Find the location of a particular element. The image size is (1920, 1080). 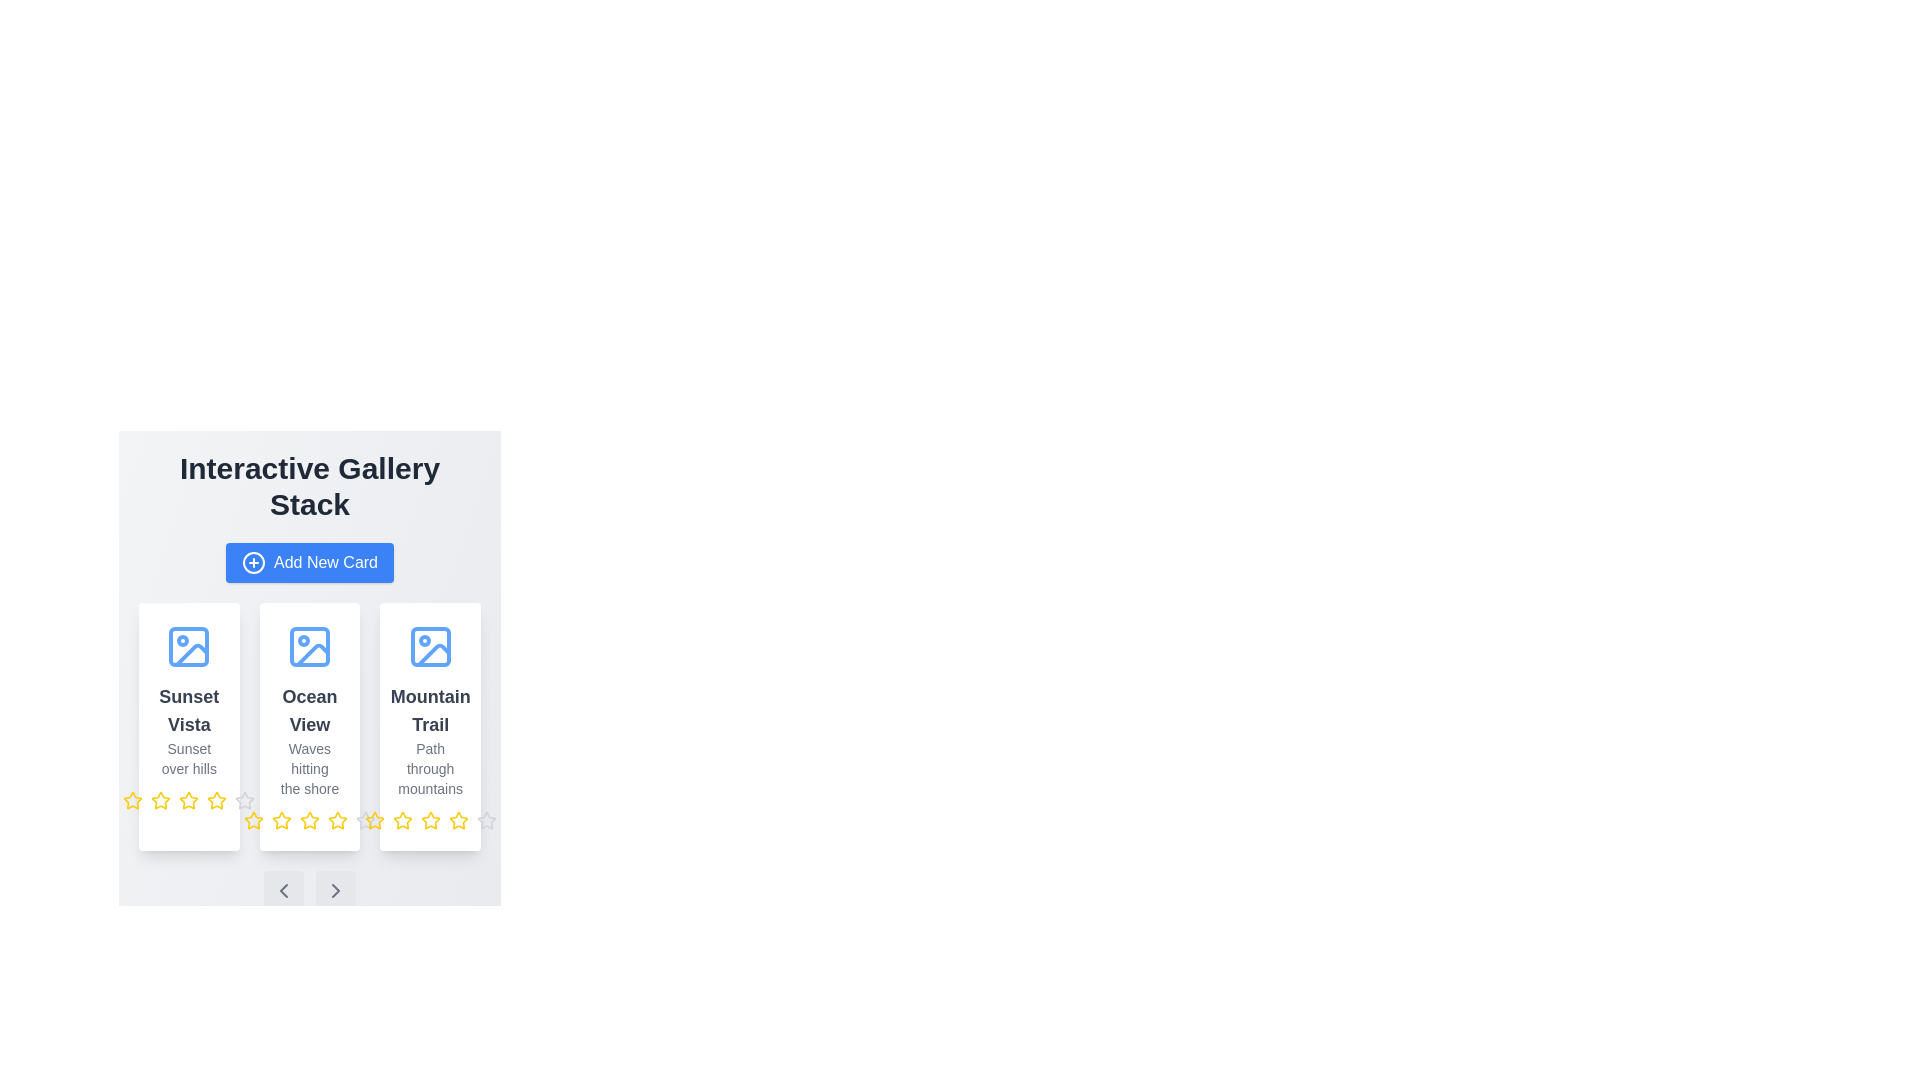

the button with a left-chevron icon located in the bottom-left part of the gallery section to change its appearance from light gray to blue is located at coordinates (282, 890).